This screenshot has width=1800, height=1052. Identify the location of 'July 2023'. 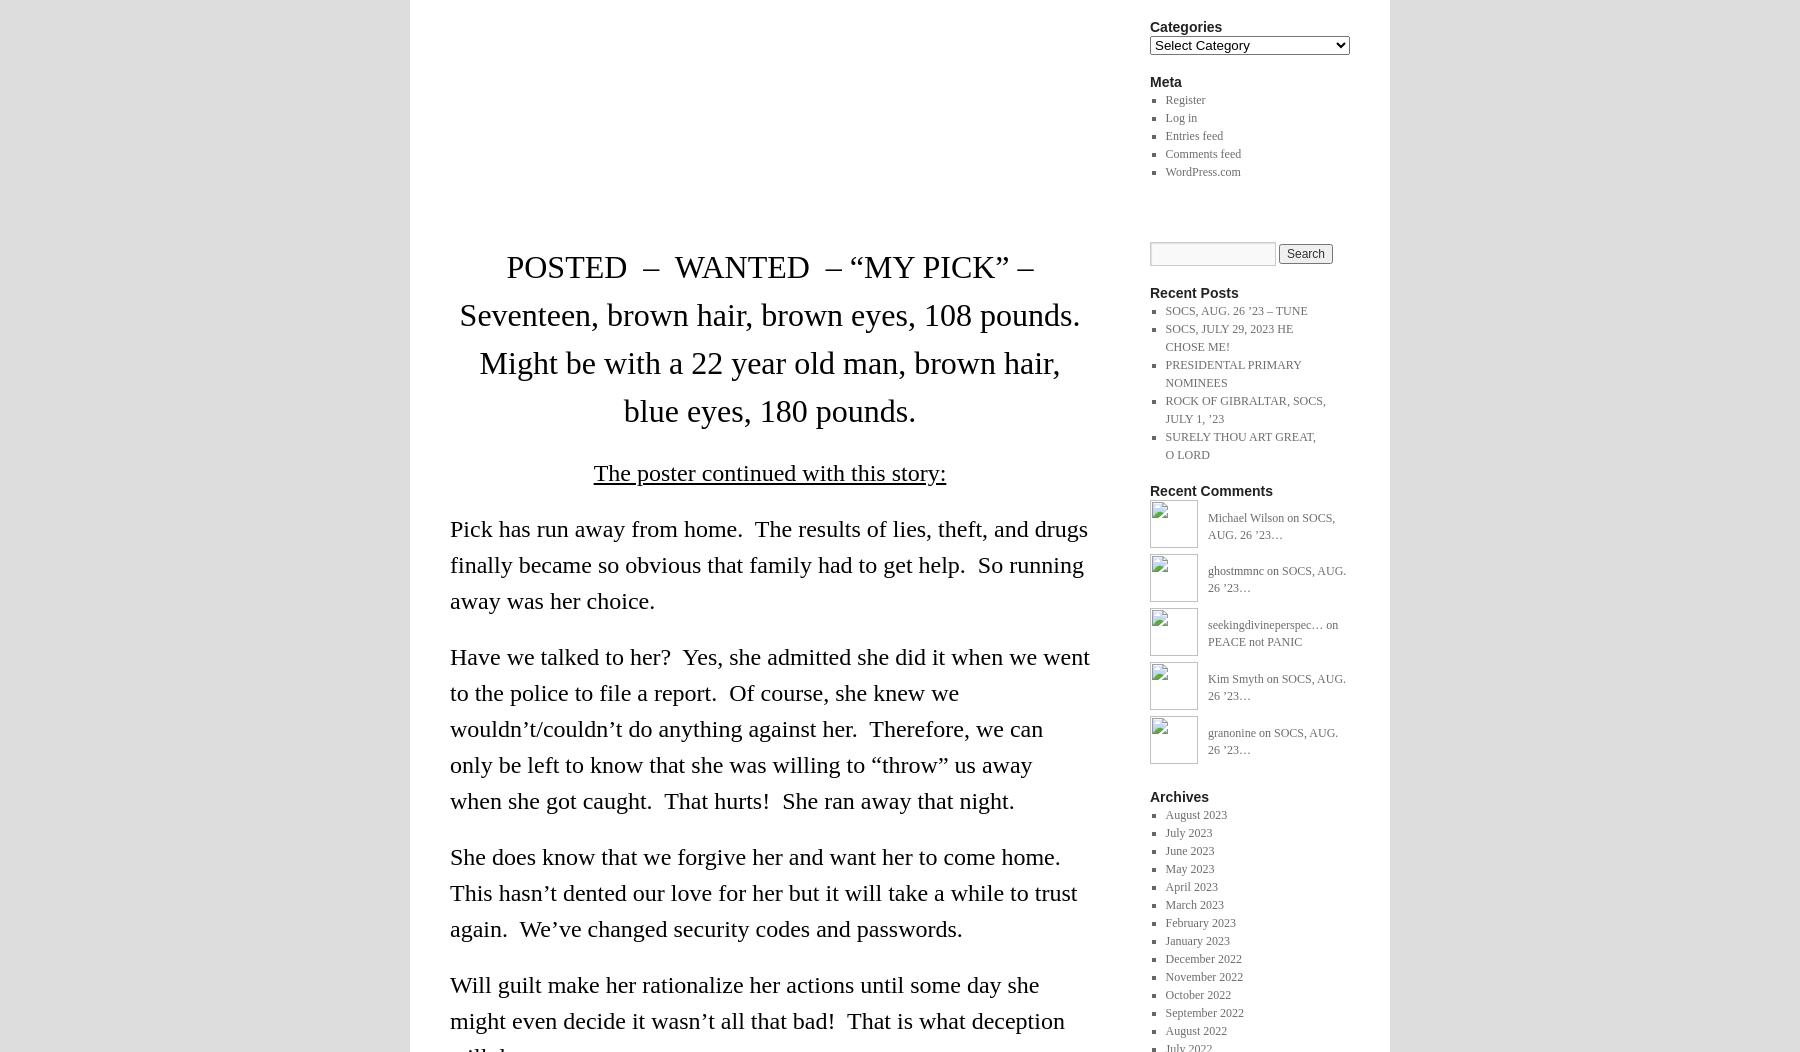
(1187, 832).